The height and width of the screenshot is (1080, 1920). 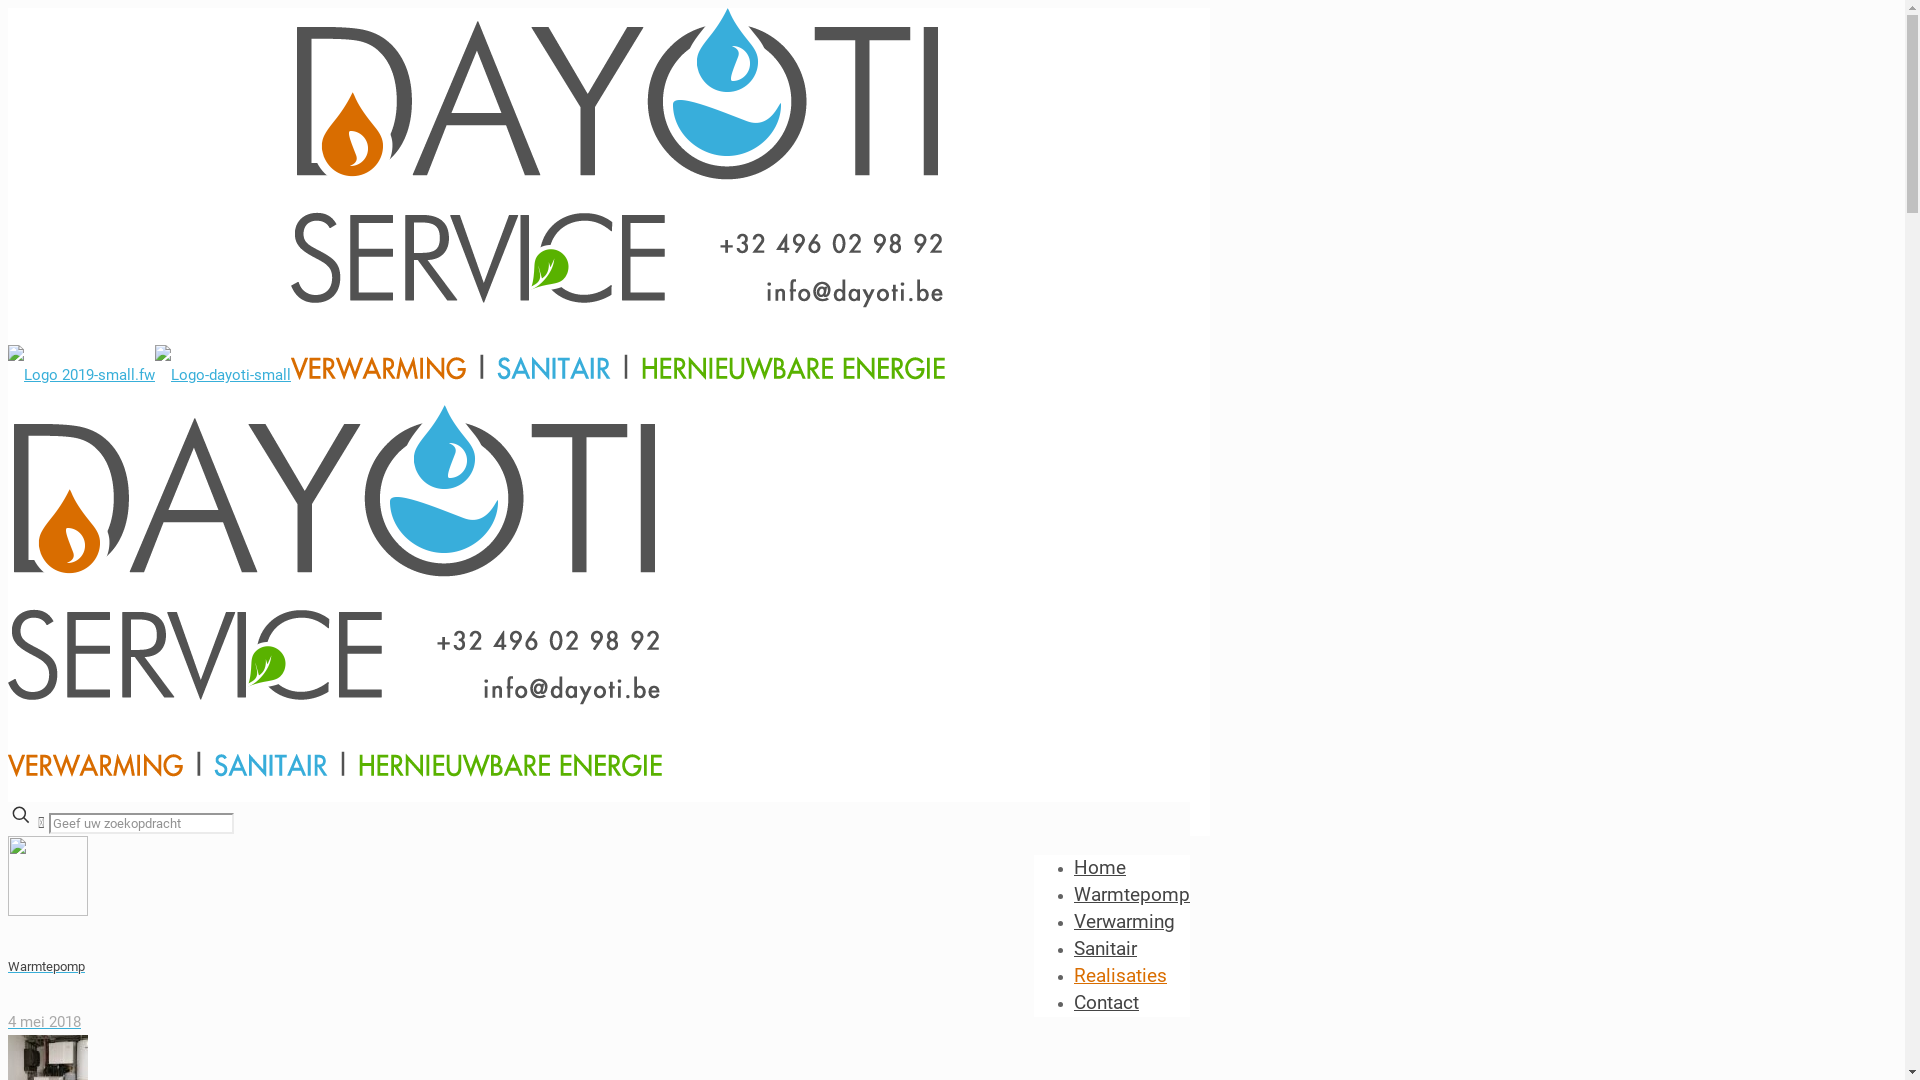 I want to click on 'Verwarming', so click(x=1073, y=920).